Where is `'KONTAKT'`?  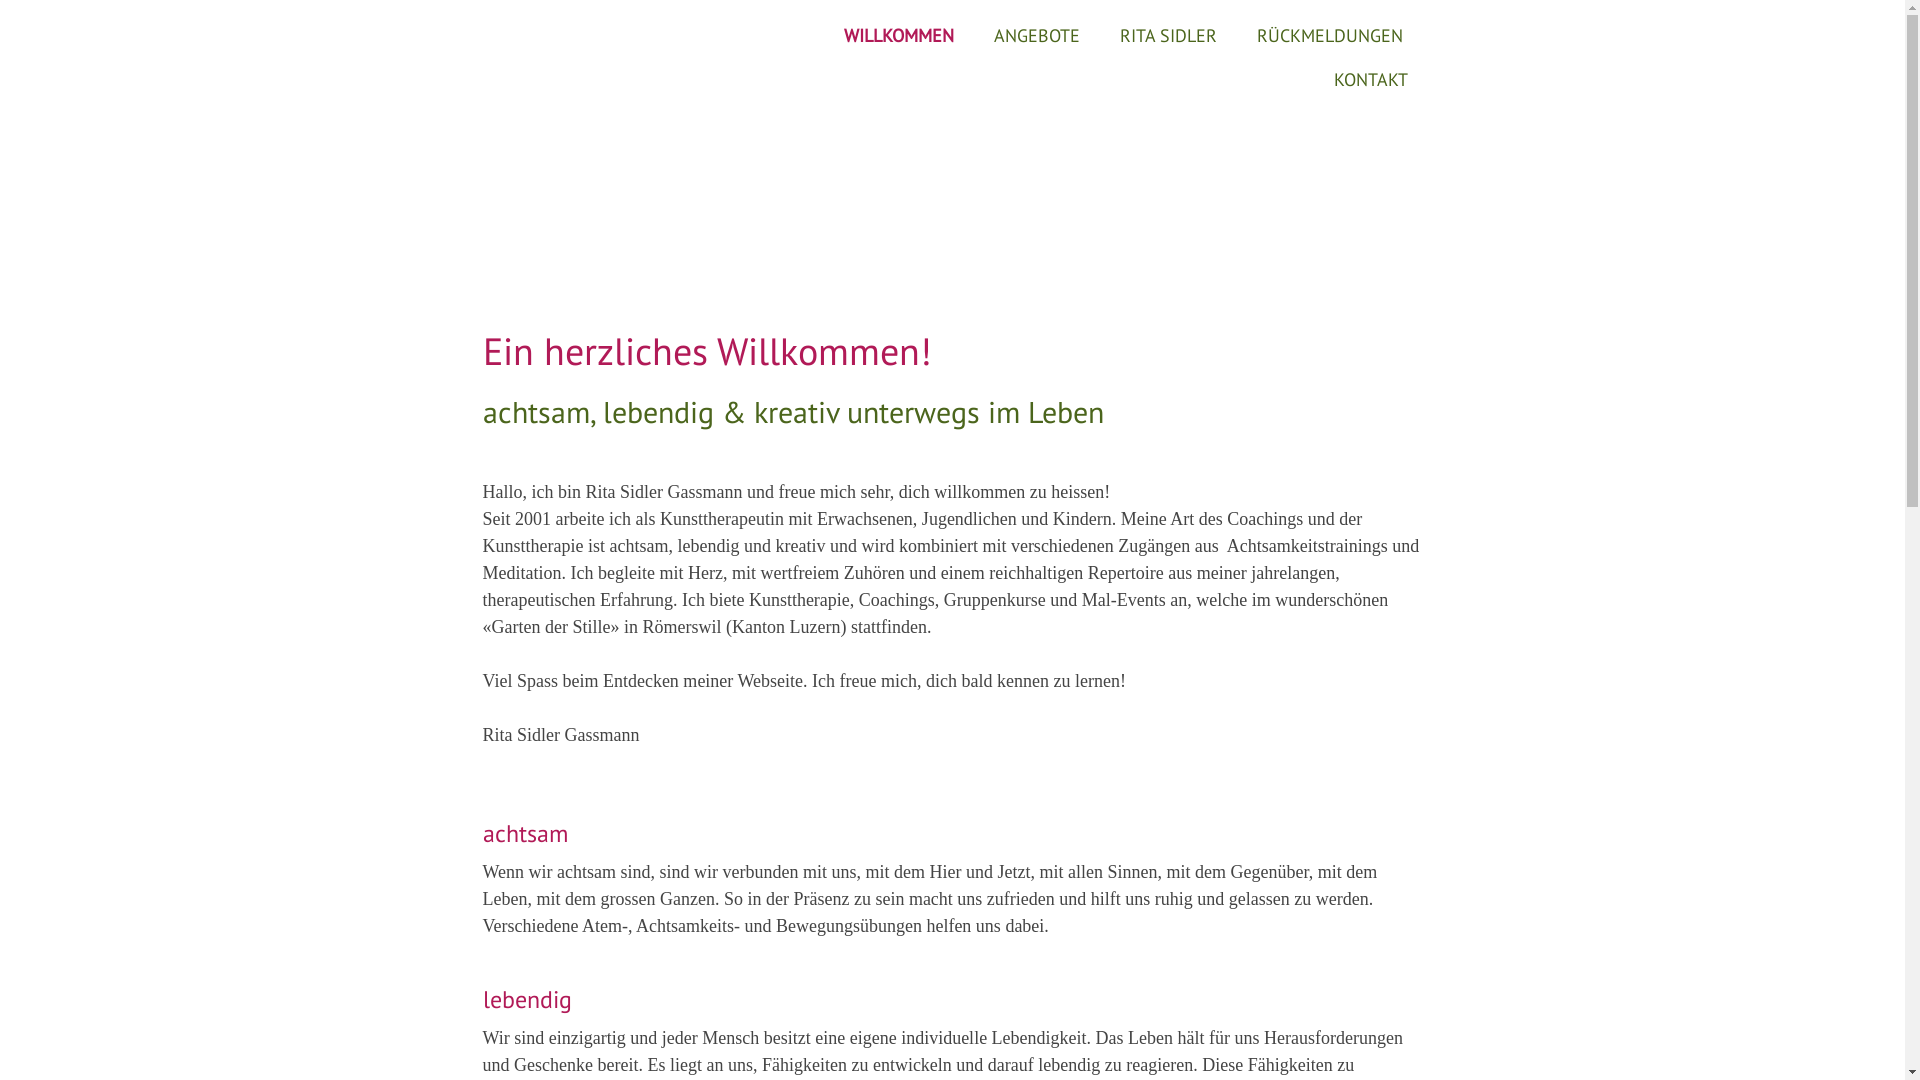 'KONTAKT' is located at coordinates (1368, 79).